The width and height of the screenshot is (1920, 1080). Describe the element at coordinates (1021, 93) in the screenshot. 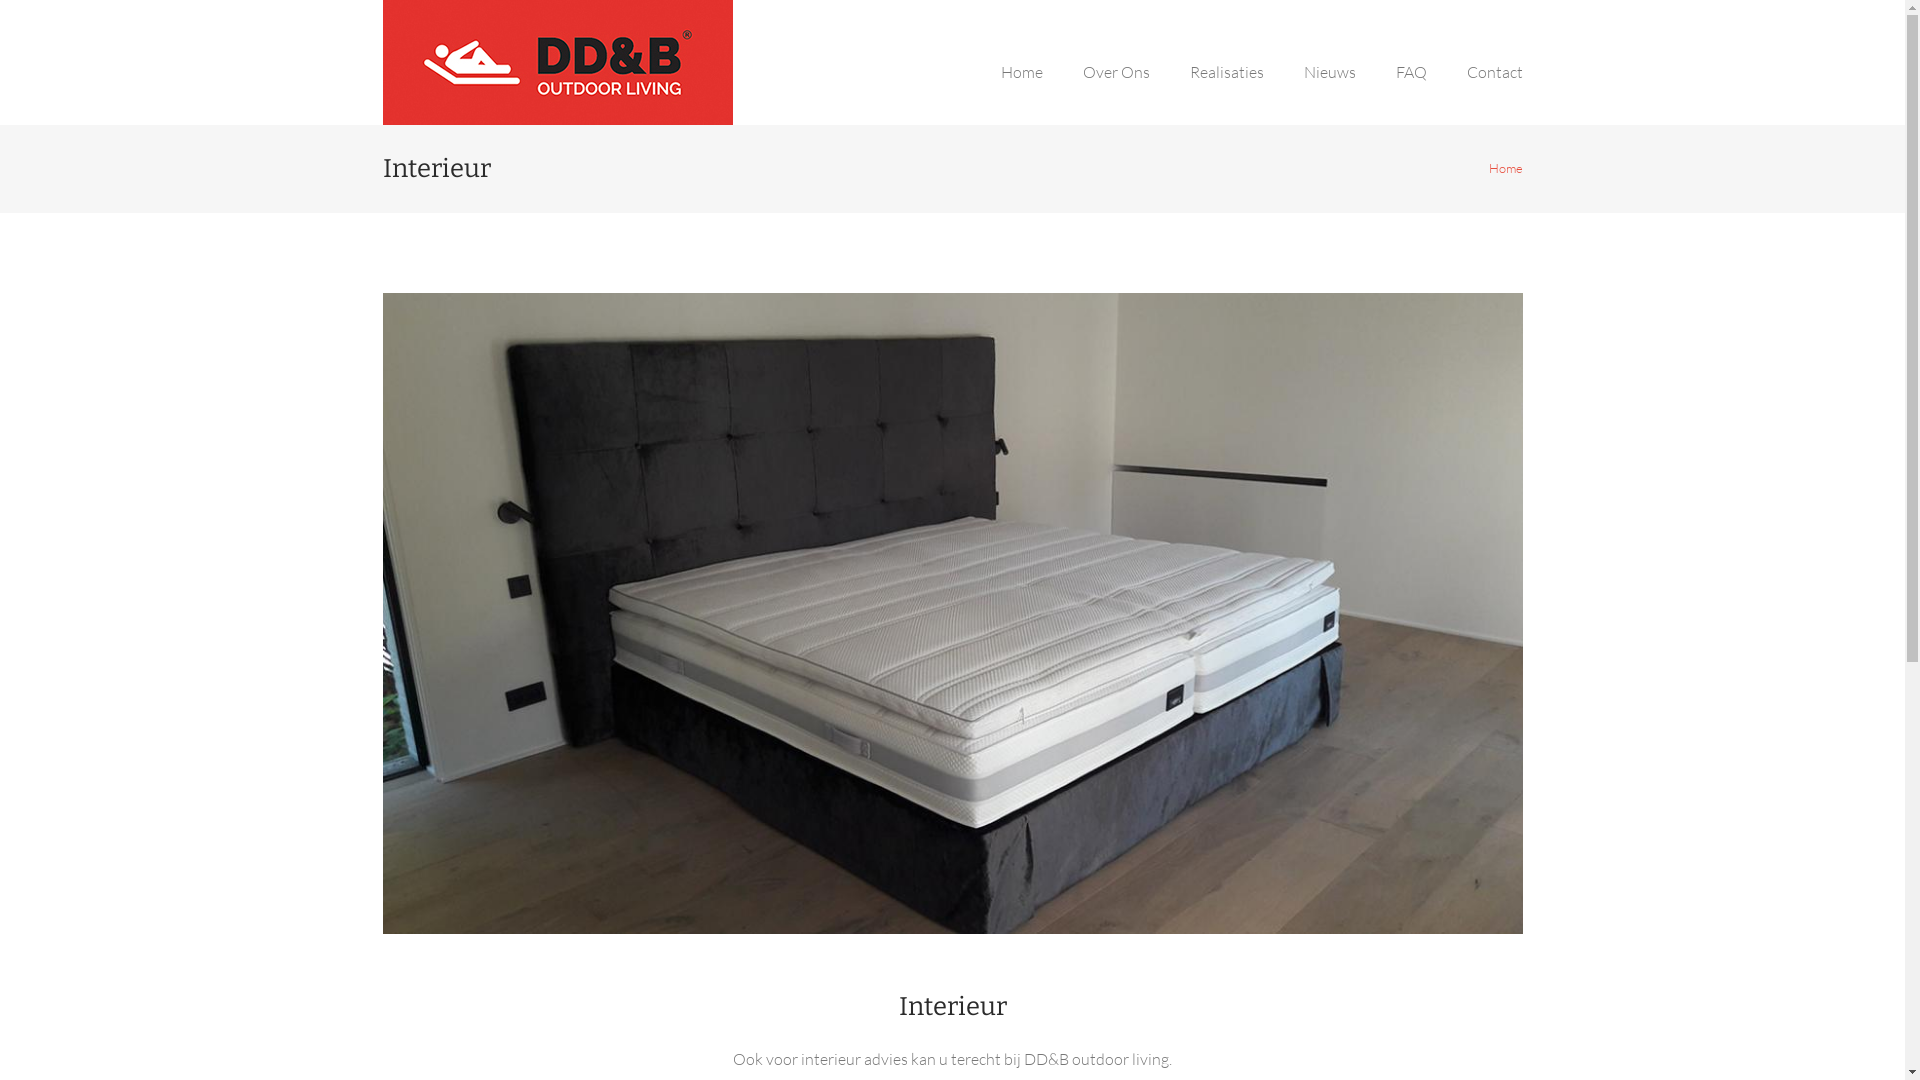

I see `'Home'` at that location.